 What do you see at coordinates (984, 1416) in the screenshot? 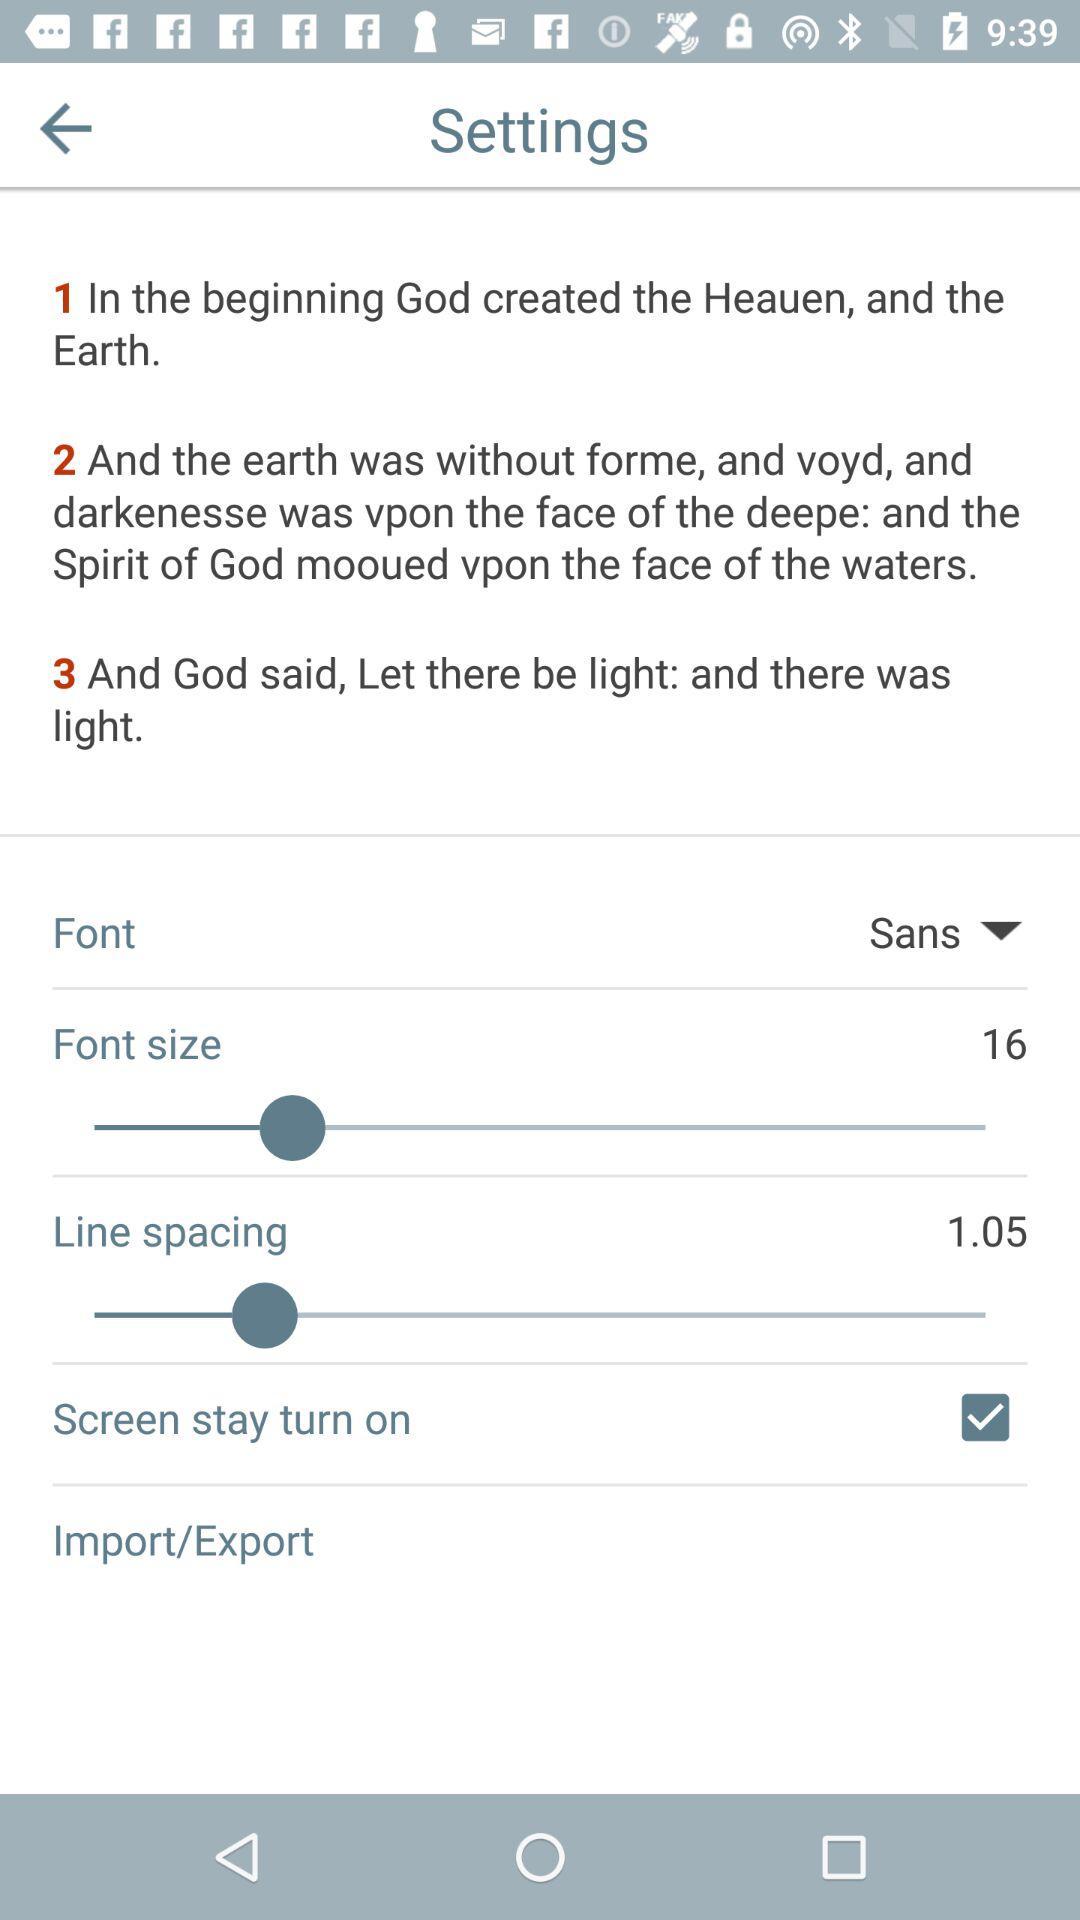
I see `the icon next to the screen stay turn` at bounding box center [984, 1416].